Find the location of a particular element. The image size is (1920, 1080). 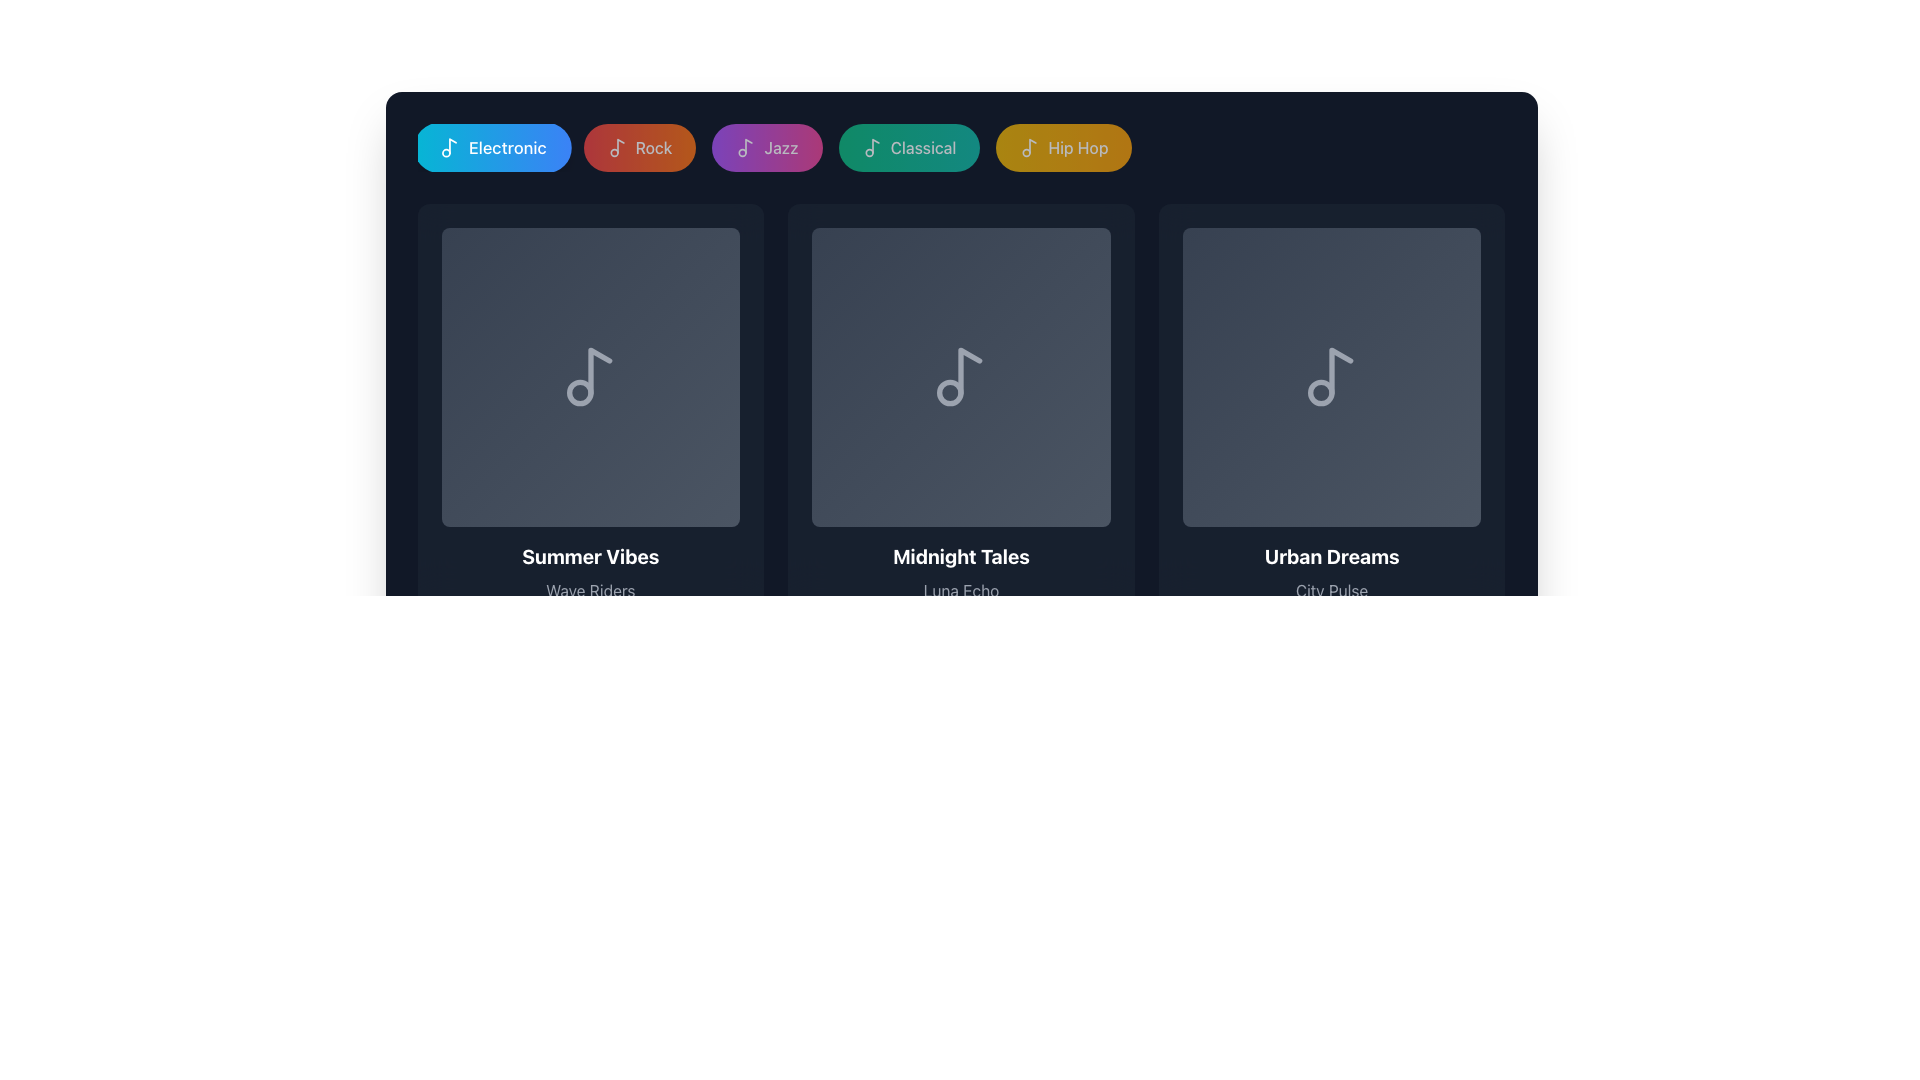

the text block containing 'Summer Vibes' to trigger a tooltip or highlight is located at coordinates (589, 585).